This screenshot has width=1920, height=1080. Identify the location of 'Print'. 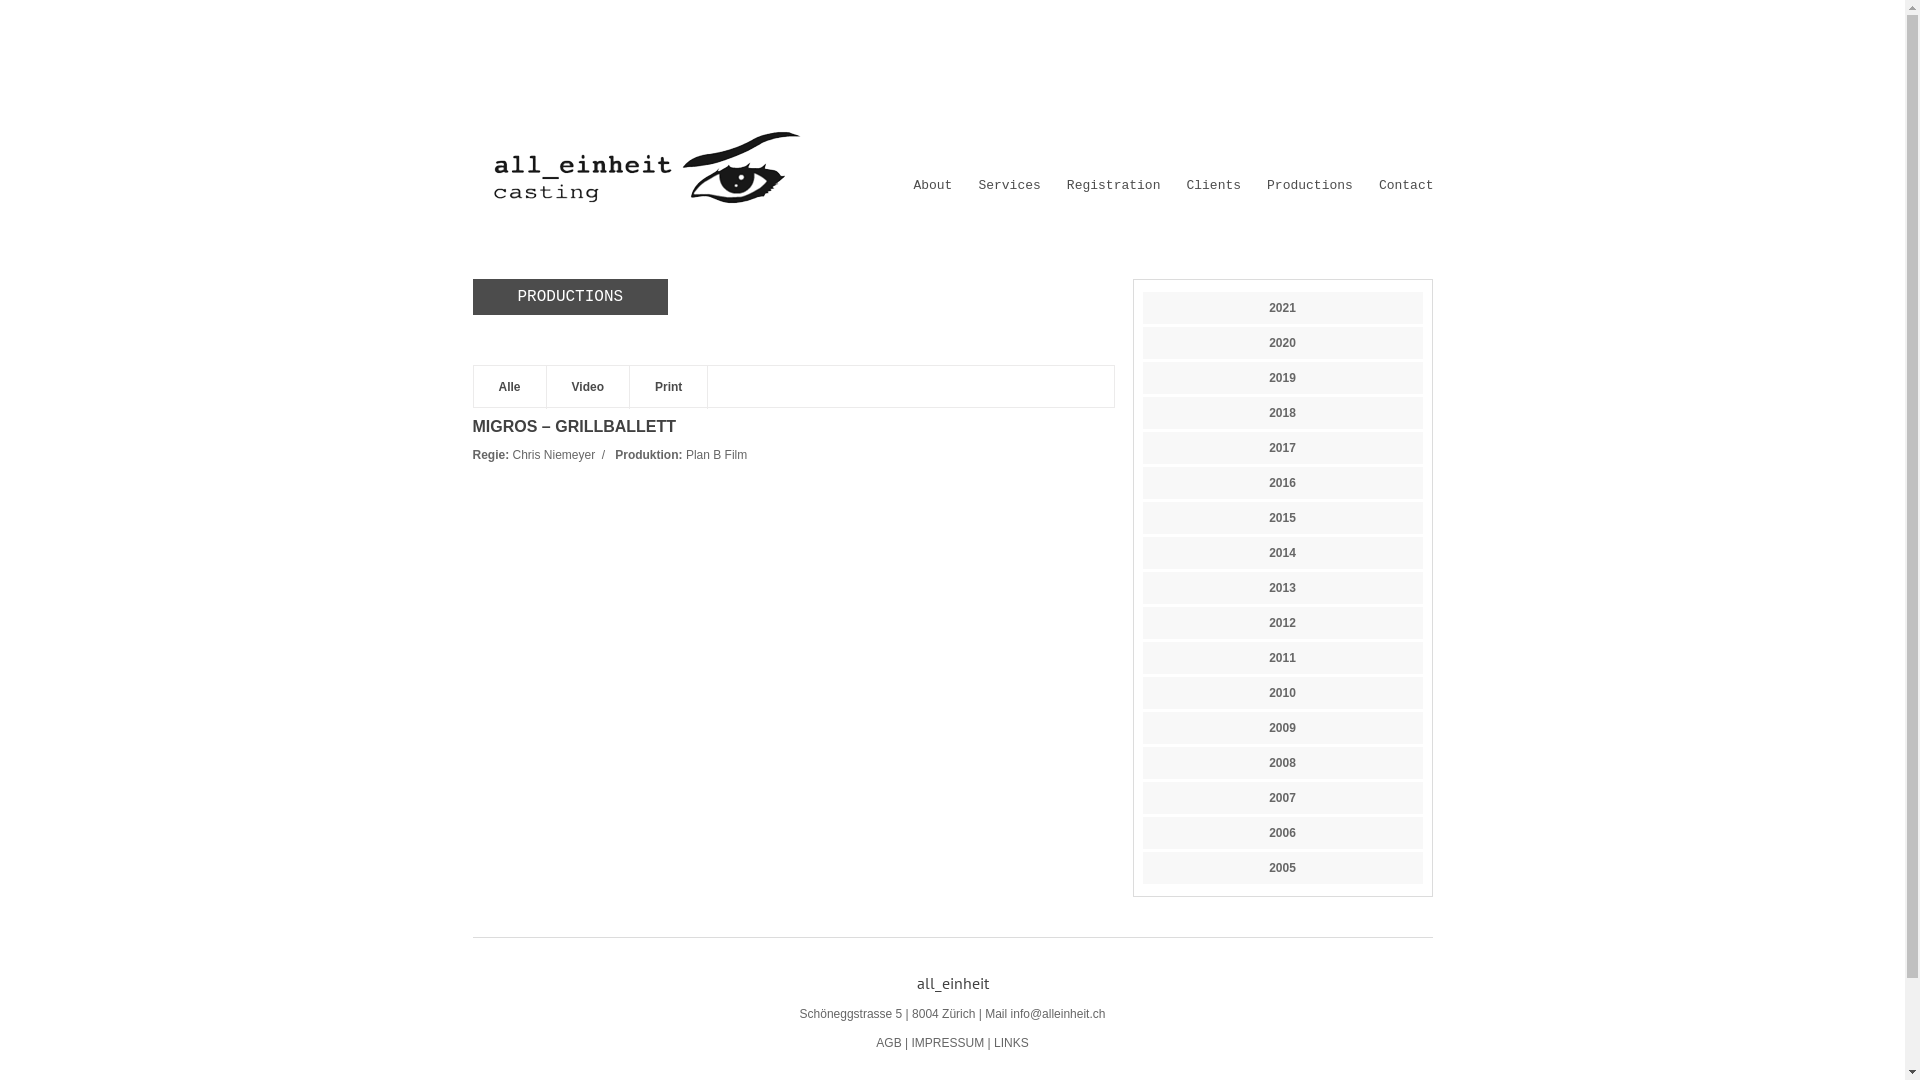
(668, 387).